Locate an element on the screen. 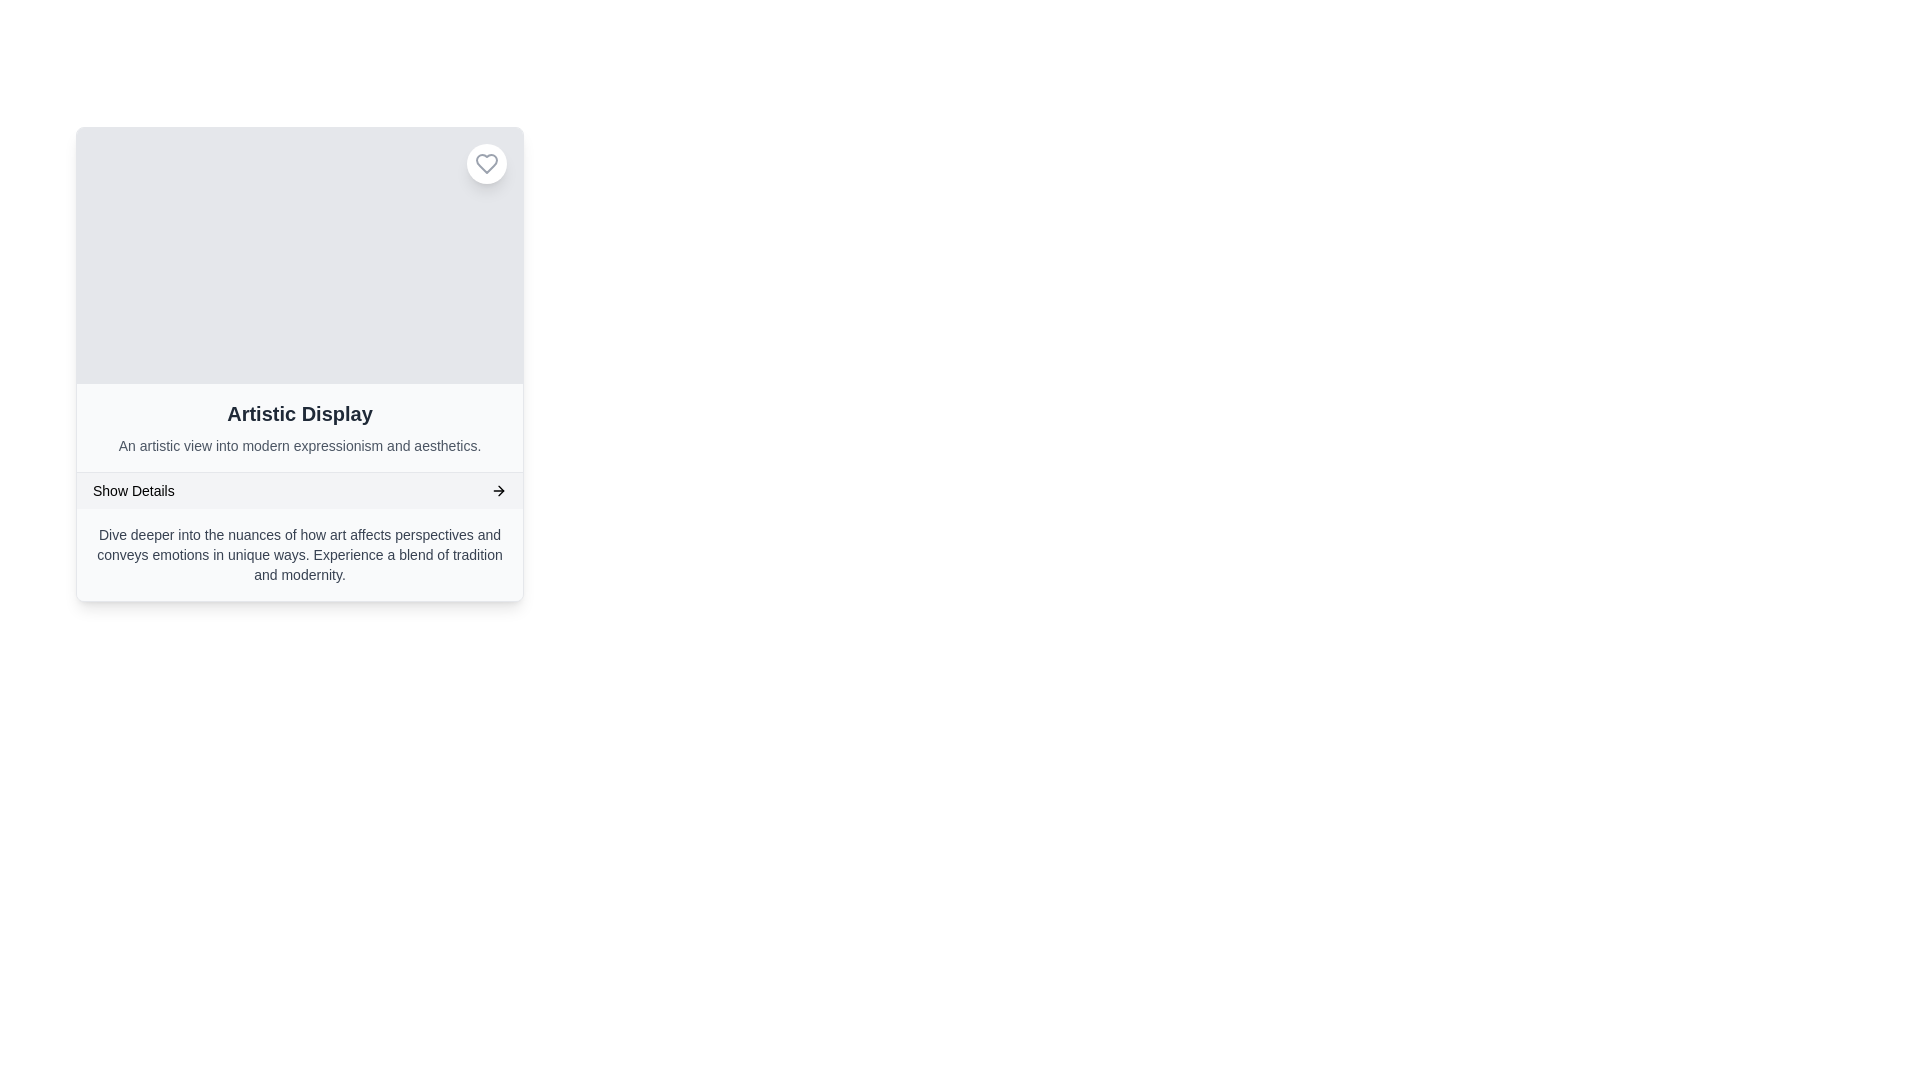  text in the textual area containing the title 'Artistic Display' and the description 'An artistic view into modern expressionism and aesthetics.' located in the upper section of the card interface, below the image placeholder and above the 'Show Details' button is located at coordinates (298, 427).